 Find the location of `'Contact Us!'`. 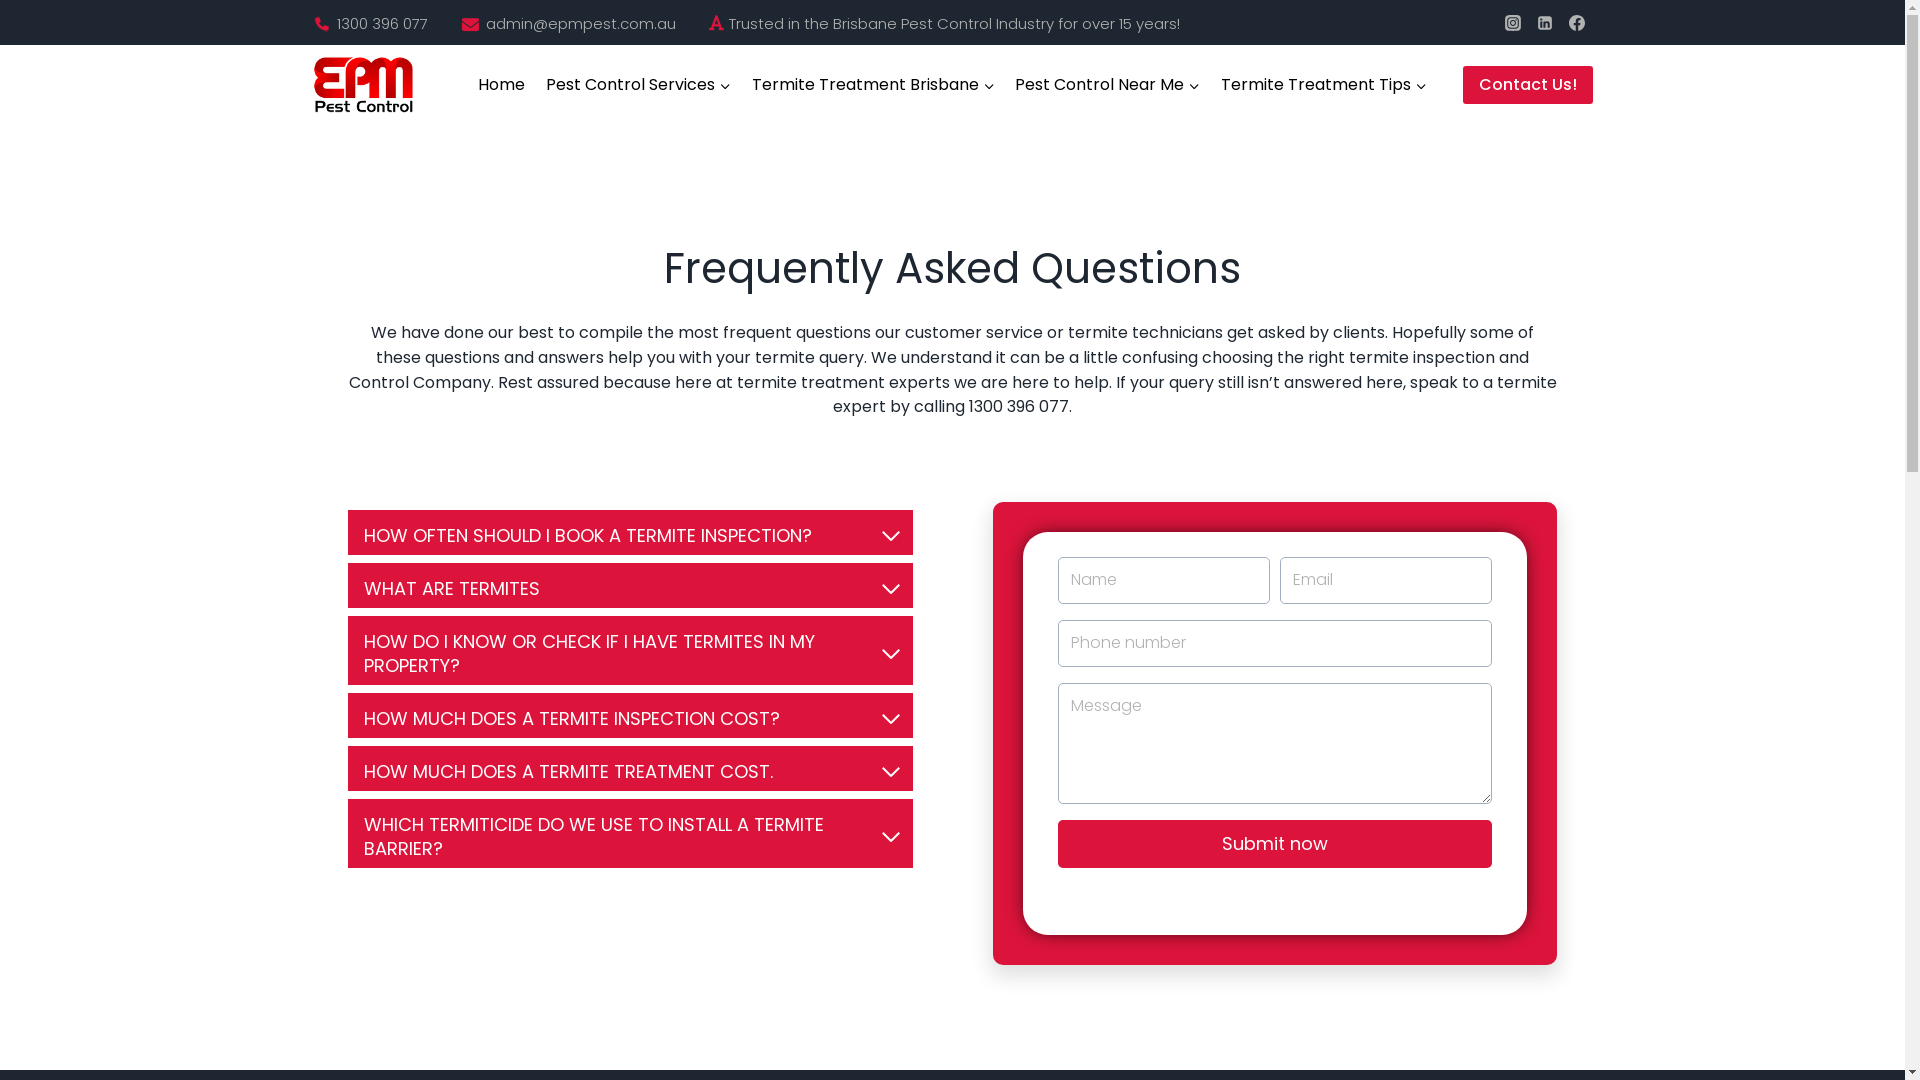

'Contact Us!' is located at coordinates (1525, 83).